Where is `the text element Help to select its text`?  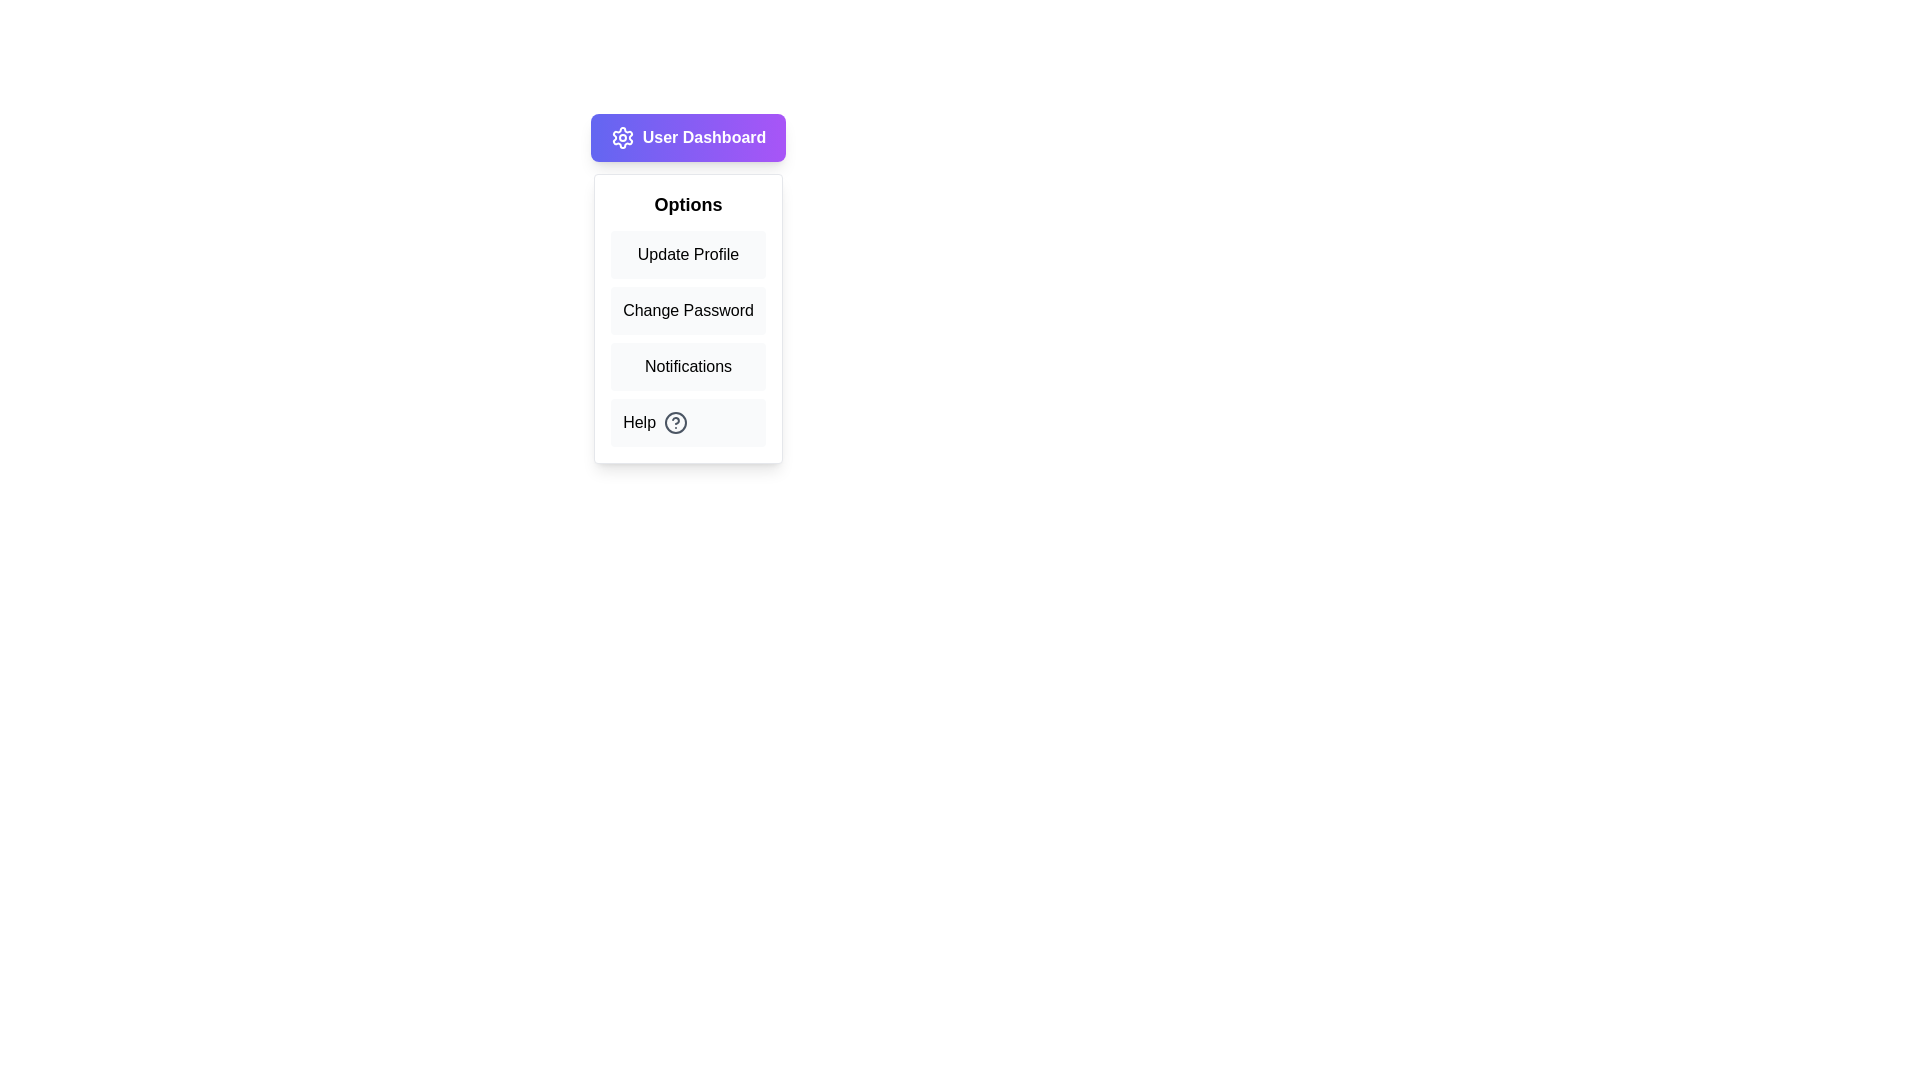
the text element Help to select its text is located at coordinates (688, 422).